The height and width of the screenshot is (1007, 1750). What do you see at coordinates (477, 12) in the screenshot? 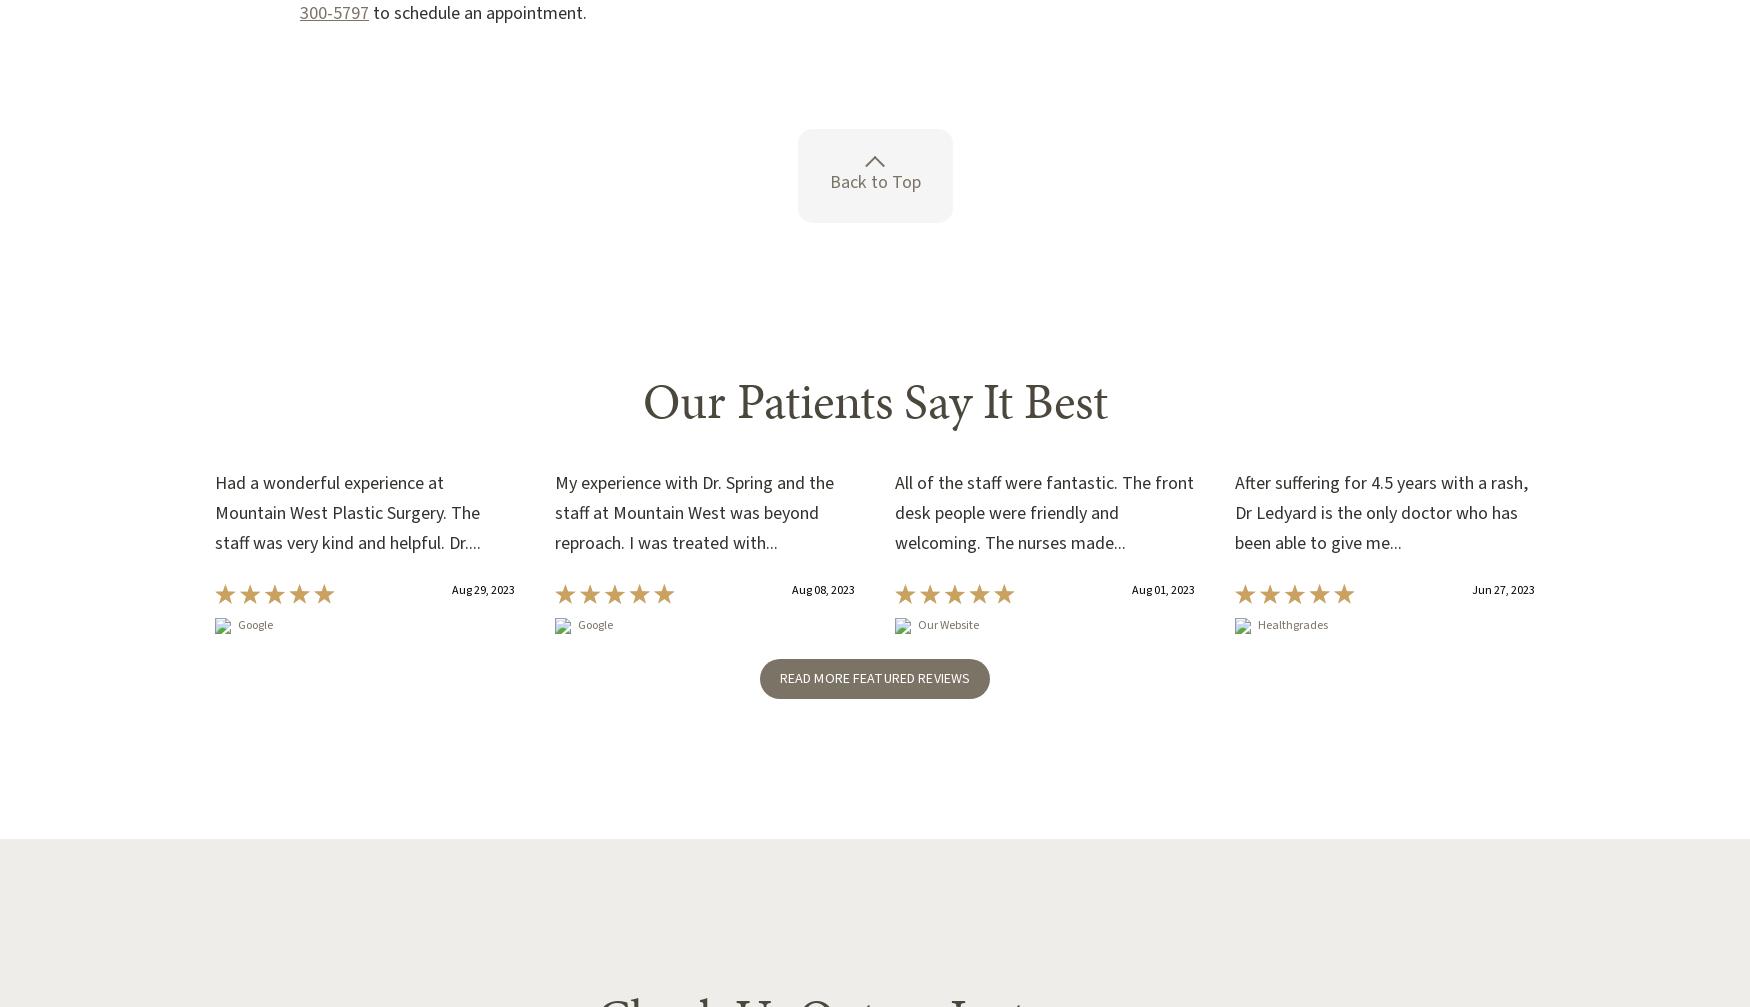
I see `'to schedule an appointment.'` at bounding box center [477, 12].